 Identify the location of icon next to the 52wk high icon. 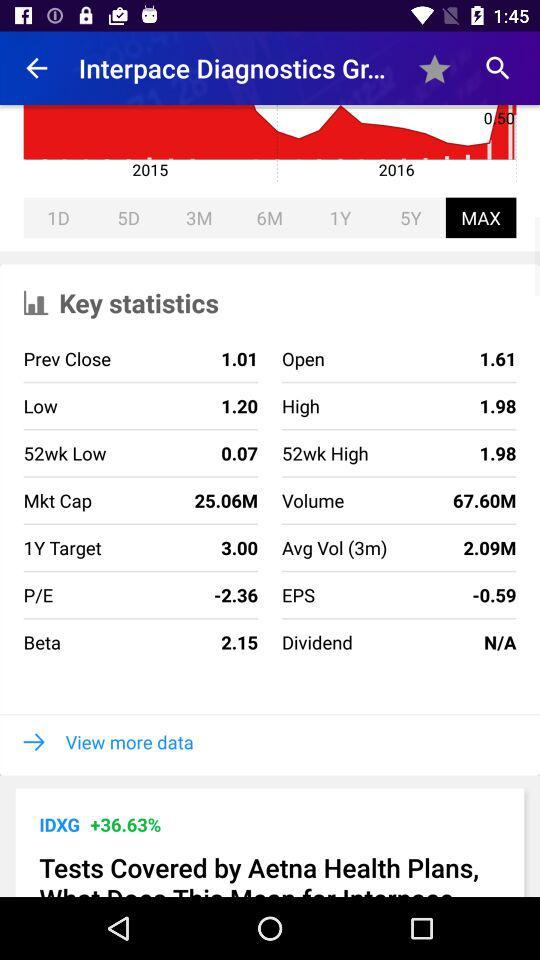
(174, 499).